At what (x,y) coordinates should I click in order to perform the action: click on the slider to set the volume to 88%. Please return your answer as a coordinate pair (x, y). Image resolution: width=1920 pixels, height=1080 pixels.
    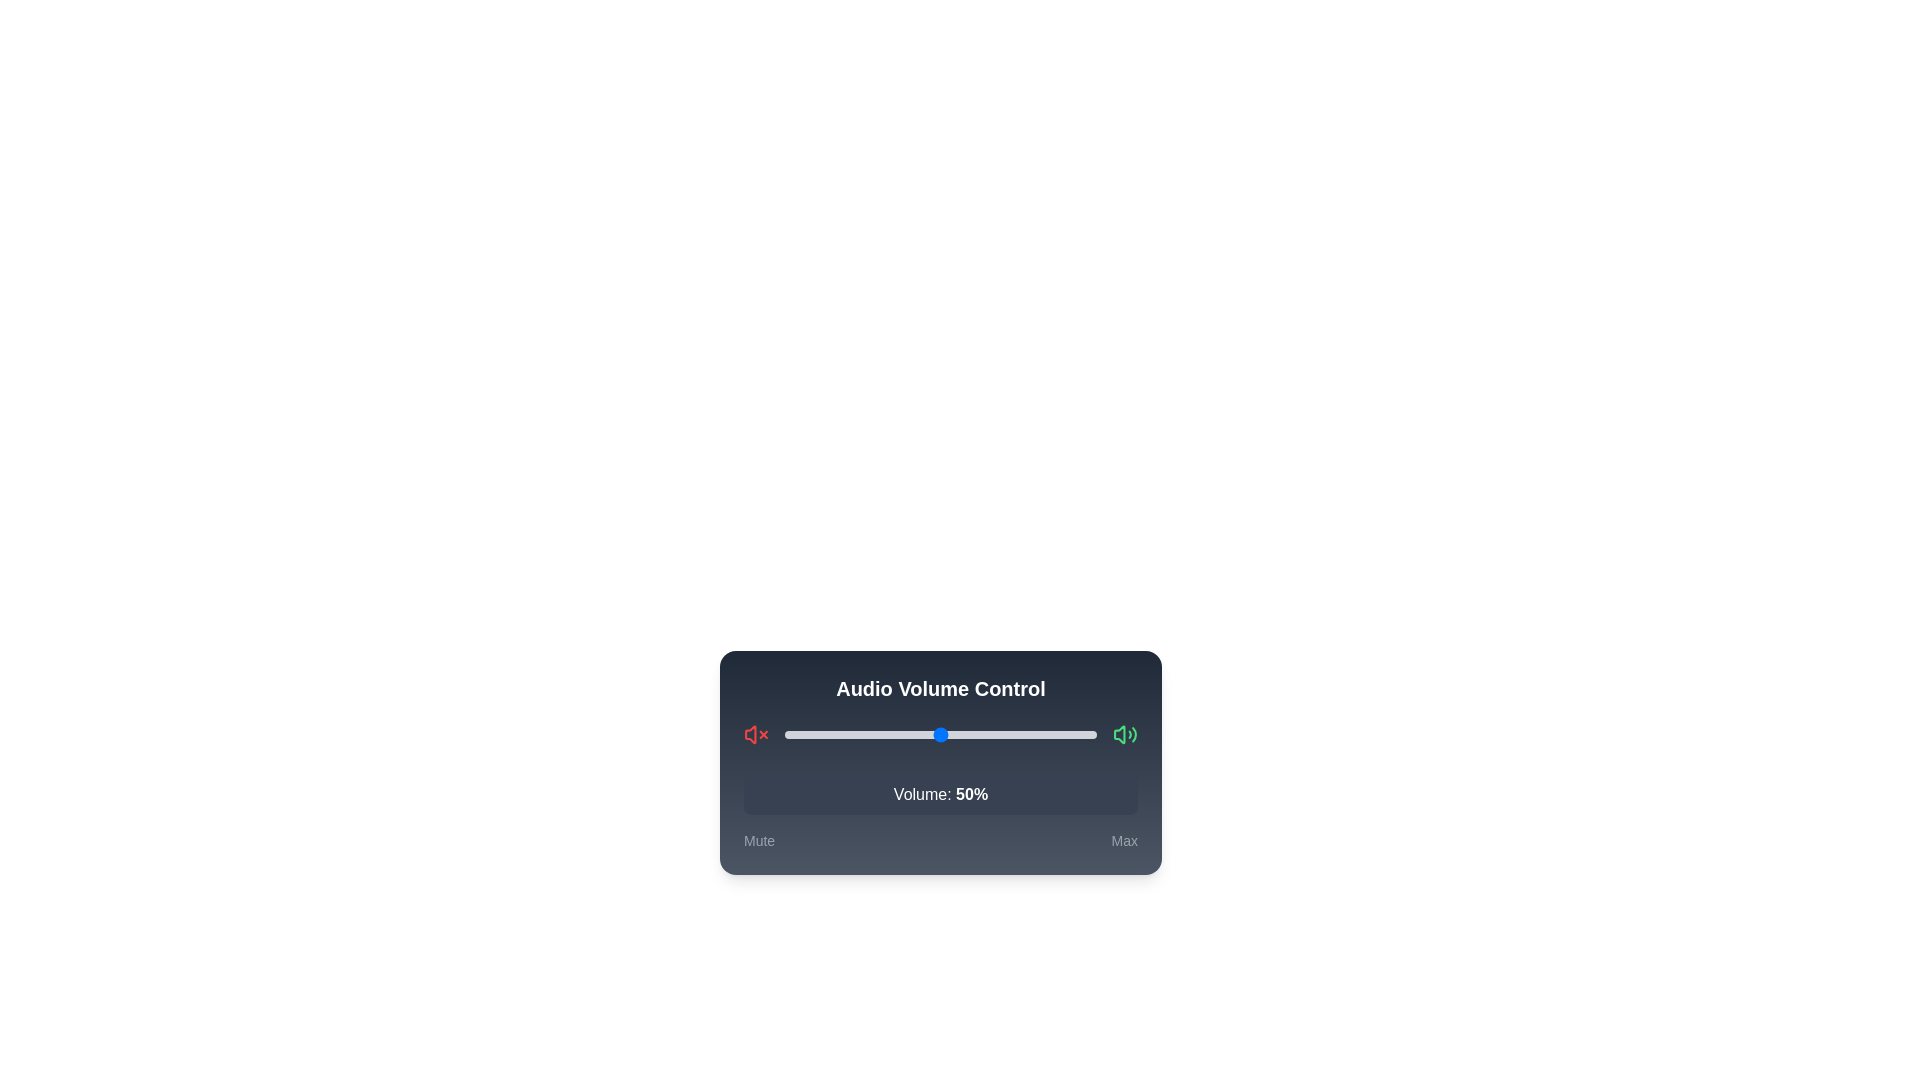
    Looking at the image, I should click on (1057, 735).